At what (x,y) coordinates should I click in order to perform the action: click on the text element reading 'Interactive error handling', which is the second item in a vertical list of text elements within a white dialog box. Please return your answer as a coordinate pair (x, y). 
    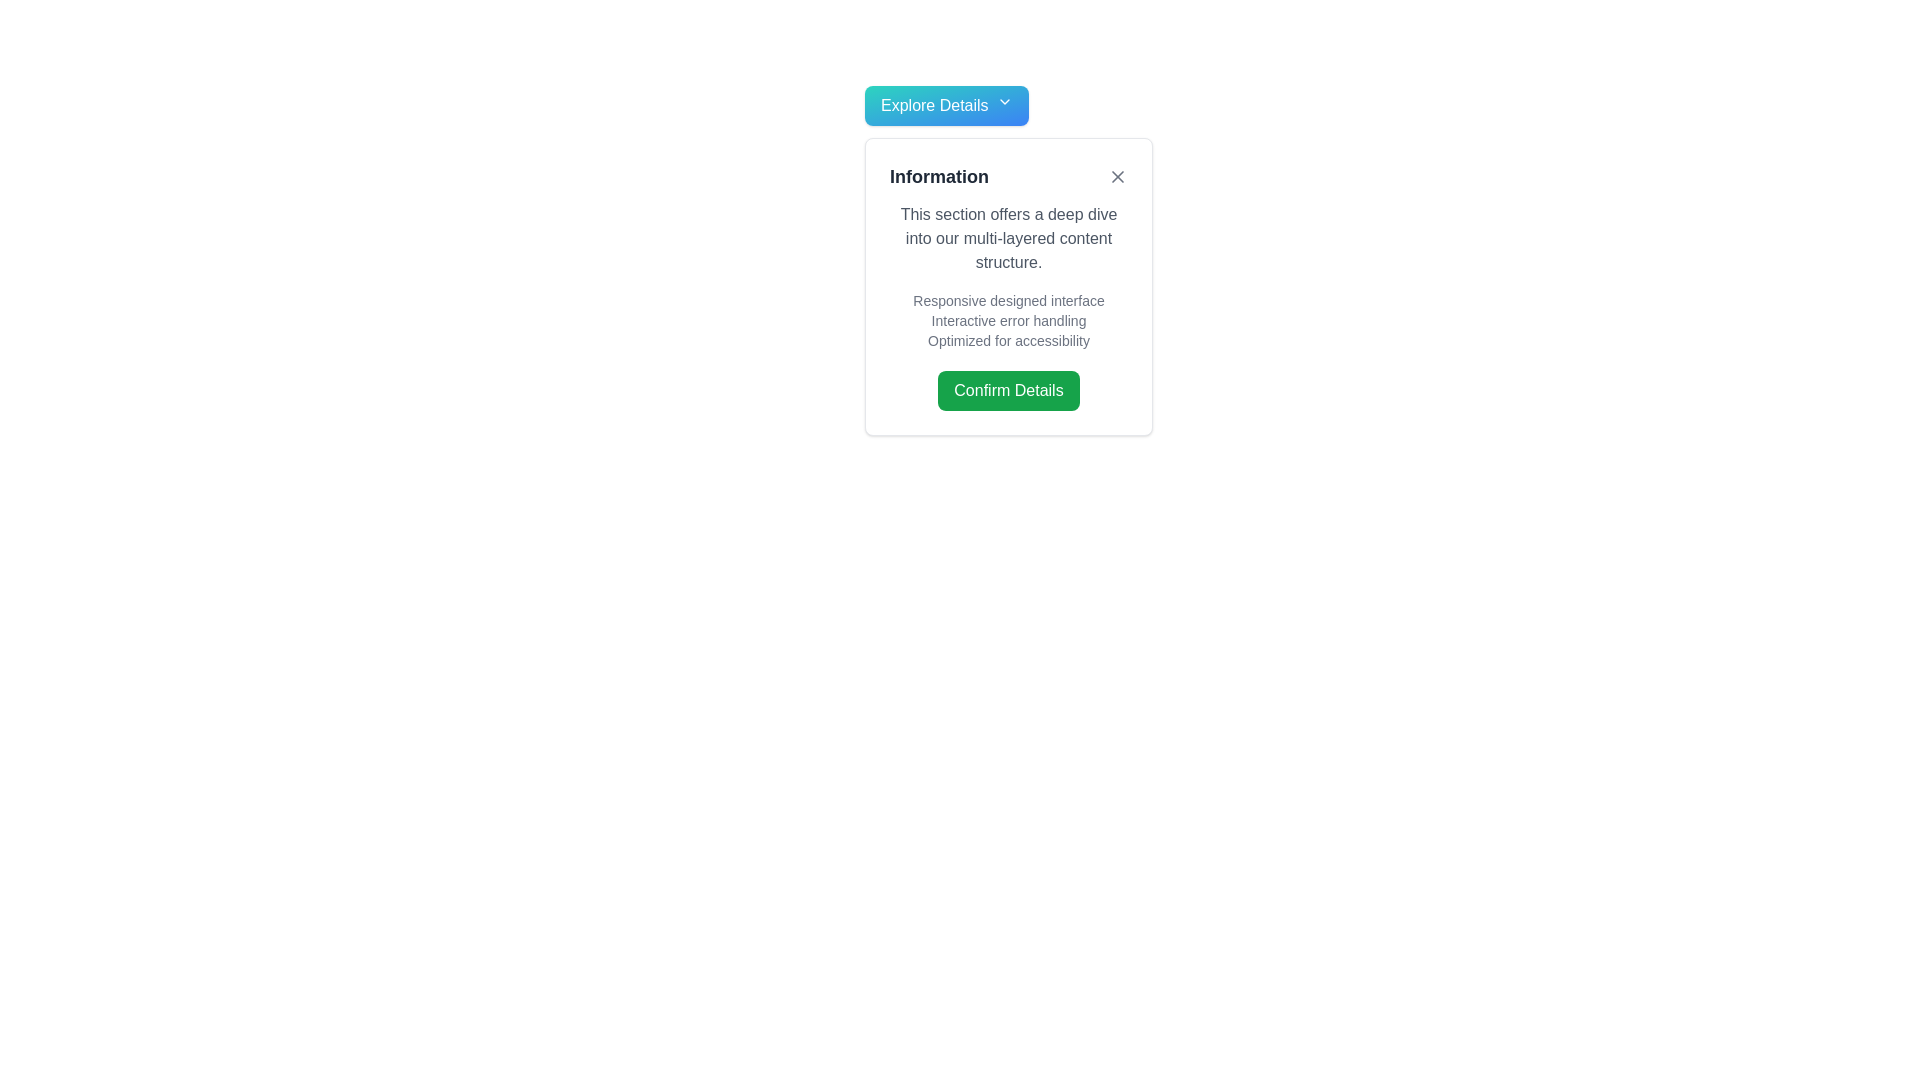
    Looking at the image, I should click on (1008, 319).